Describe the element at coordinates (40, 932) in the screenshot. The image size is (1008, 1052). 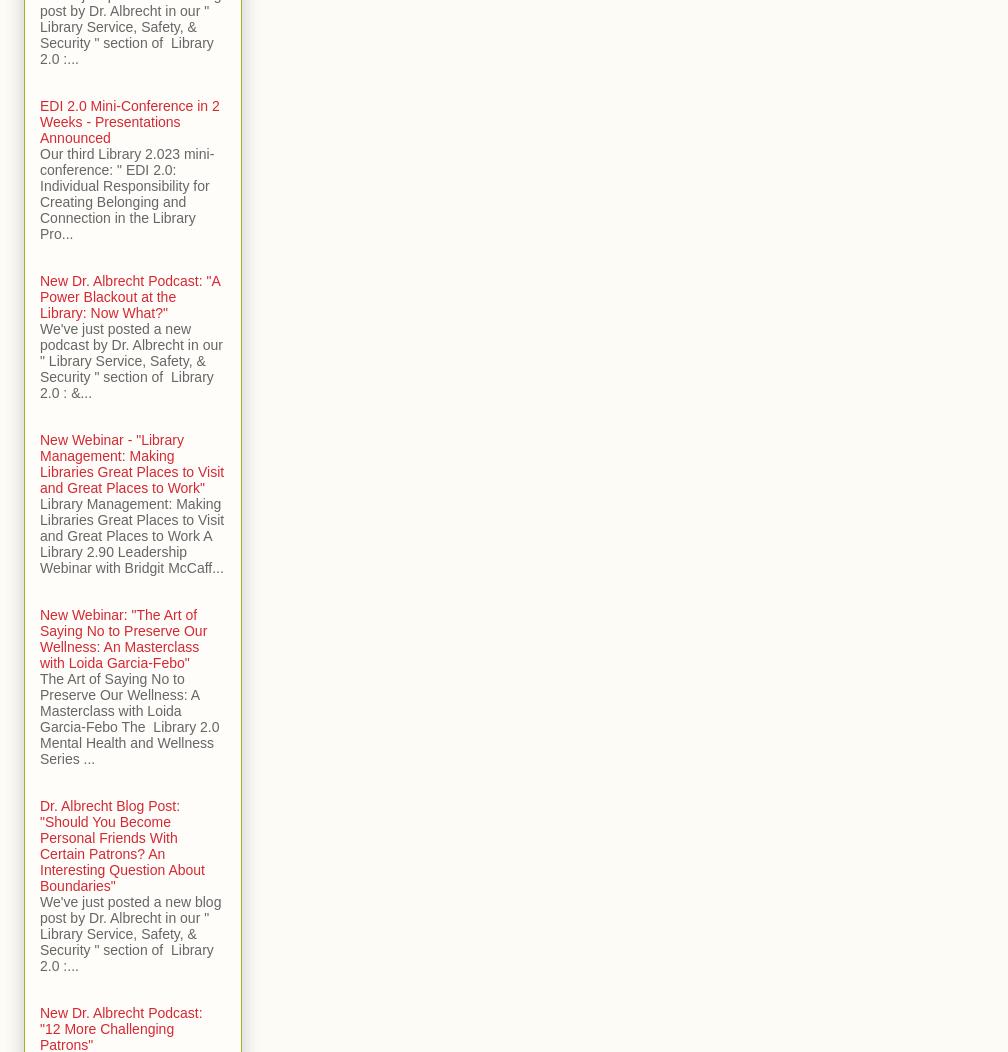
I see `'We've just posted a new blog post by Dr. Albrecht in our " Library Service, Safety, & Security " section of  Library 2.0 :...'` at that location.